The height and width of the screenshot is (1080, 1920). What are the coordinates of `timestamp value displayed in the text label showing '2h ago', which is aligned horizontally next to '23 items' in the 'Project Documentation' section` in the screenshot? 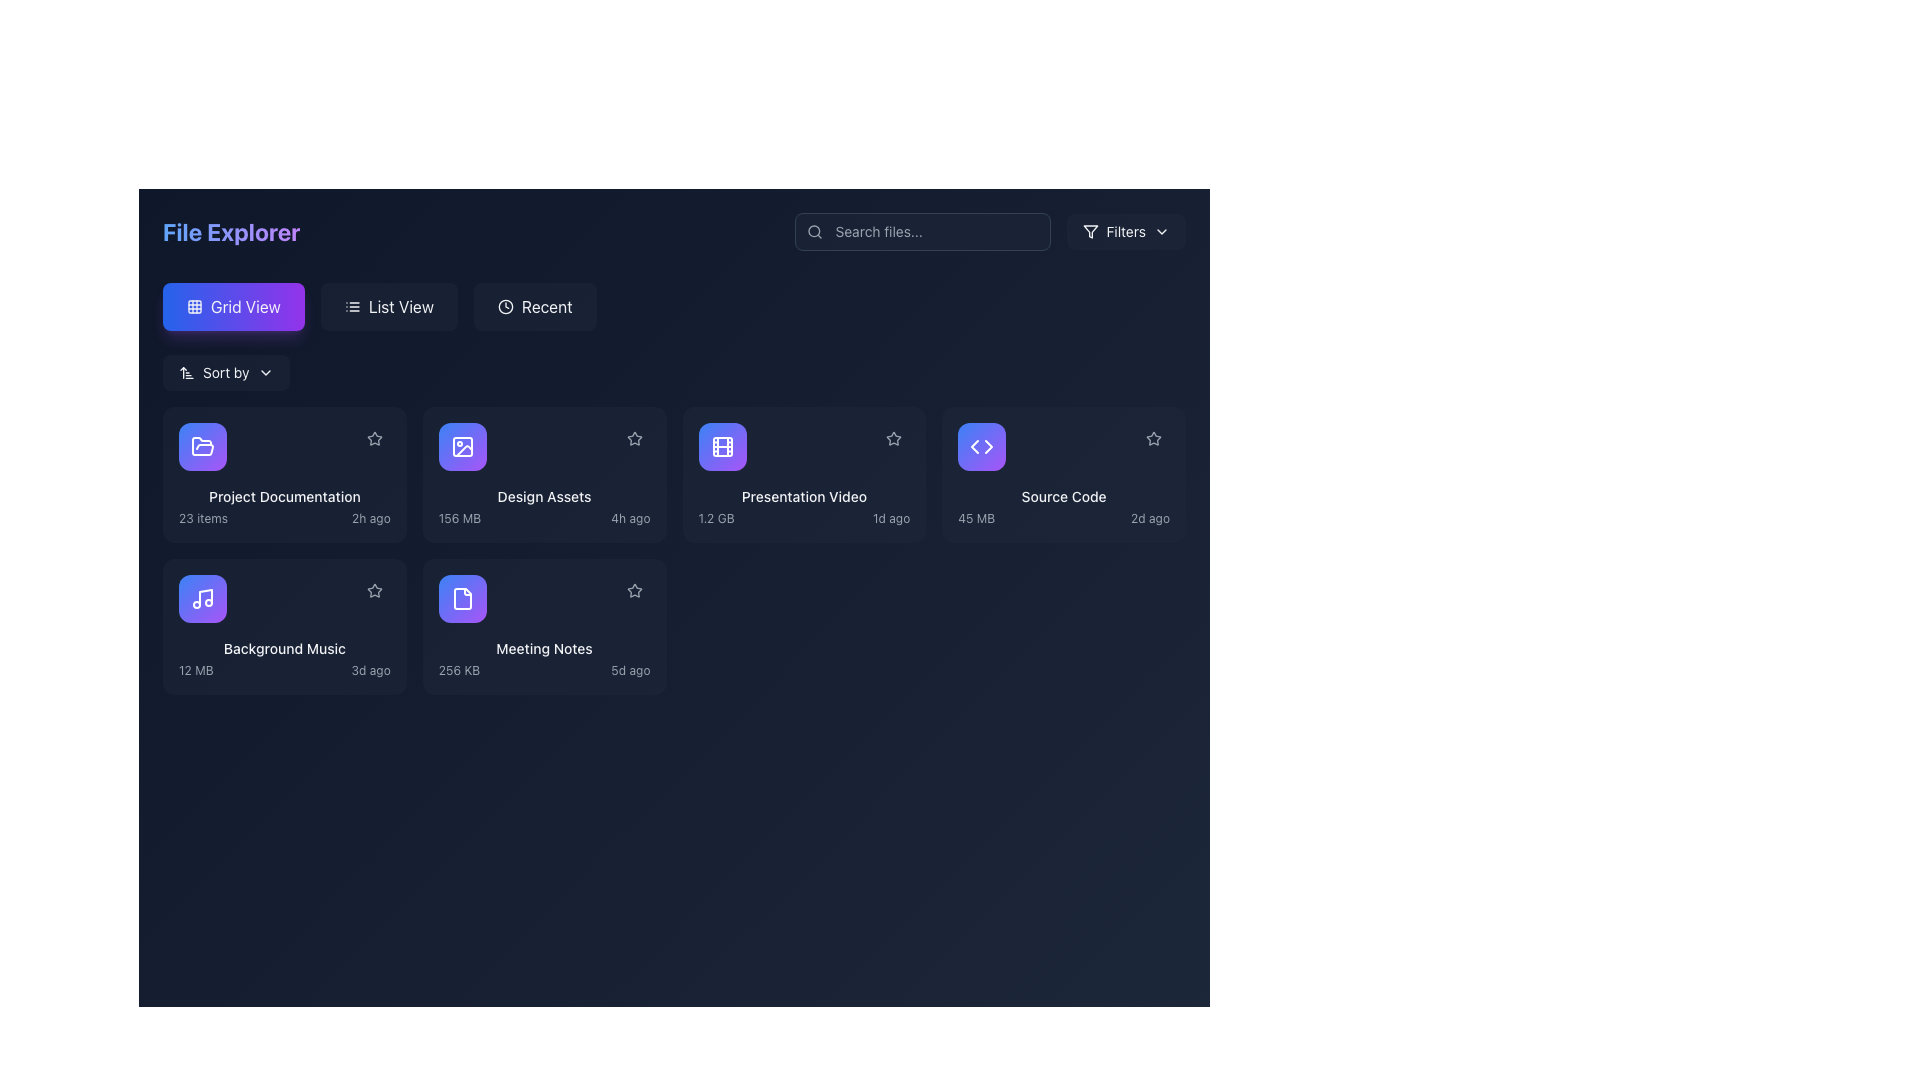 It's located at (371, 518).